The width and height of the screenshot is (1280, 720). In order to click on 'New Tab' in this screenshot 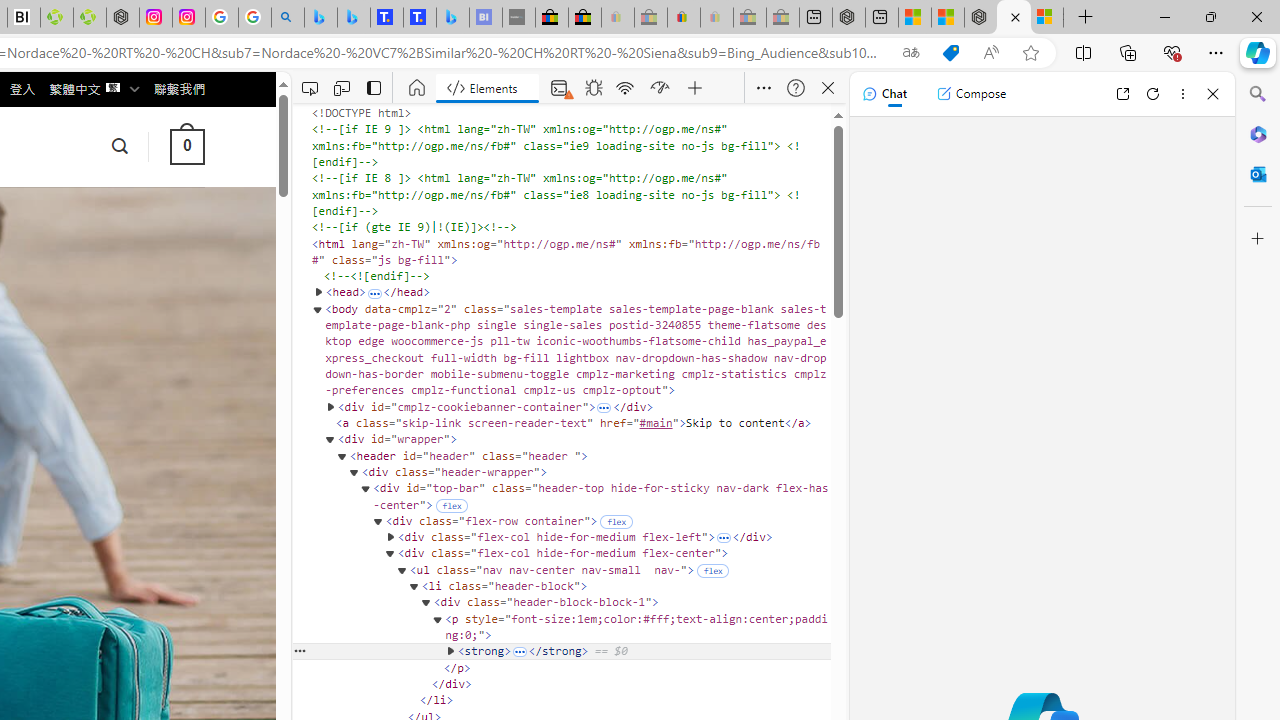, I will do `click(1085, 17)`.